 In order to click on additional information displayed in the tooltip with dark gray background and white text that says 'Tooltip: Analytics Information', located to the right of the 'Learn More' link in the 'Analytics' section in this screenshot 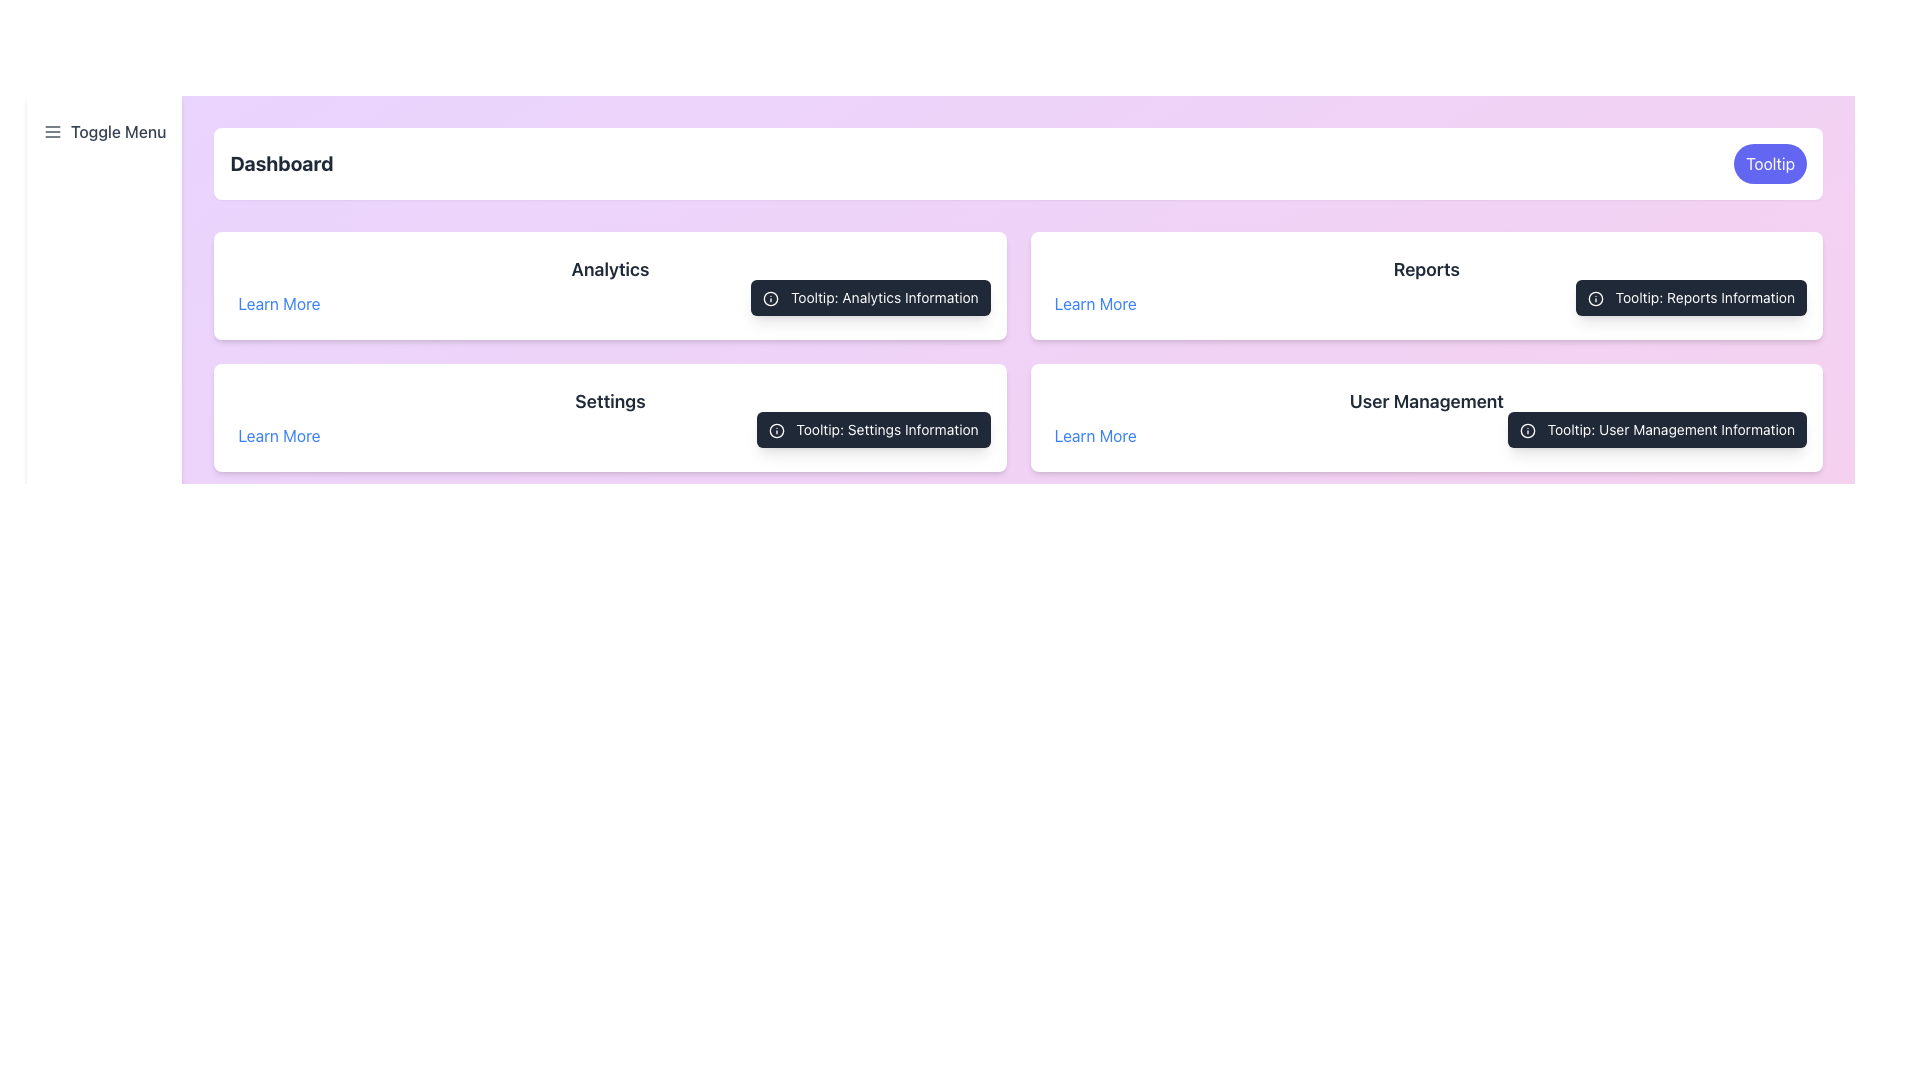, I will do `click(870, 297)`.